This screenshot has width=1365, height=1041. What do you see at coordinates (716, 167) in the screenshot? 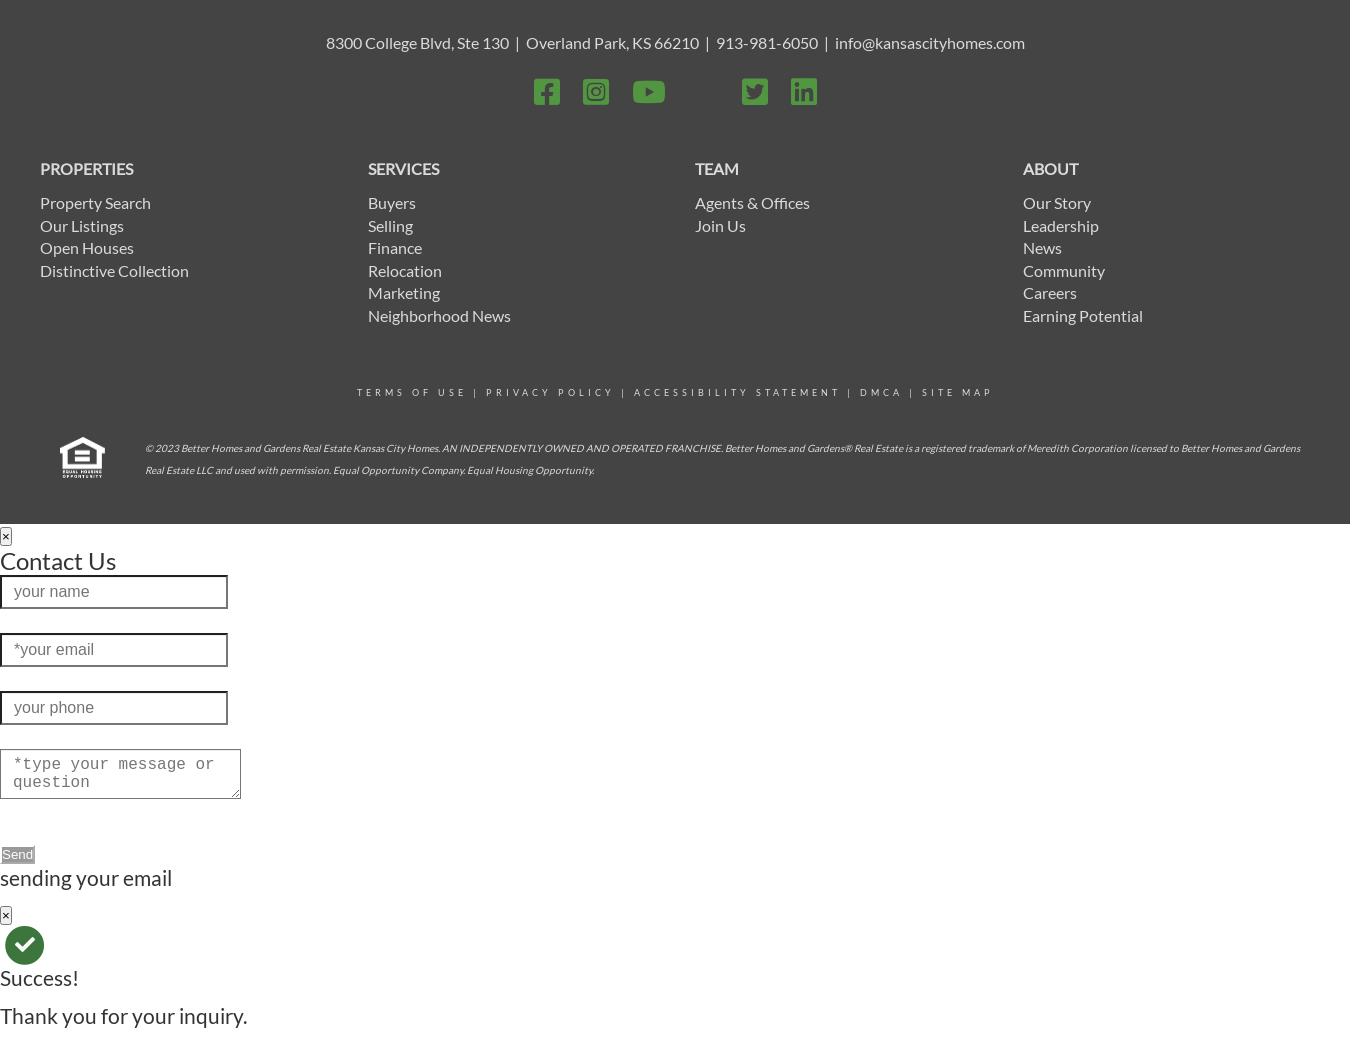
I see `'TEAM'` at bounding box center [716, 167].